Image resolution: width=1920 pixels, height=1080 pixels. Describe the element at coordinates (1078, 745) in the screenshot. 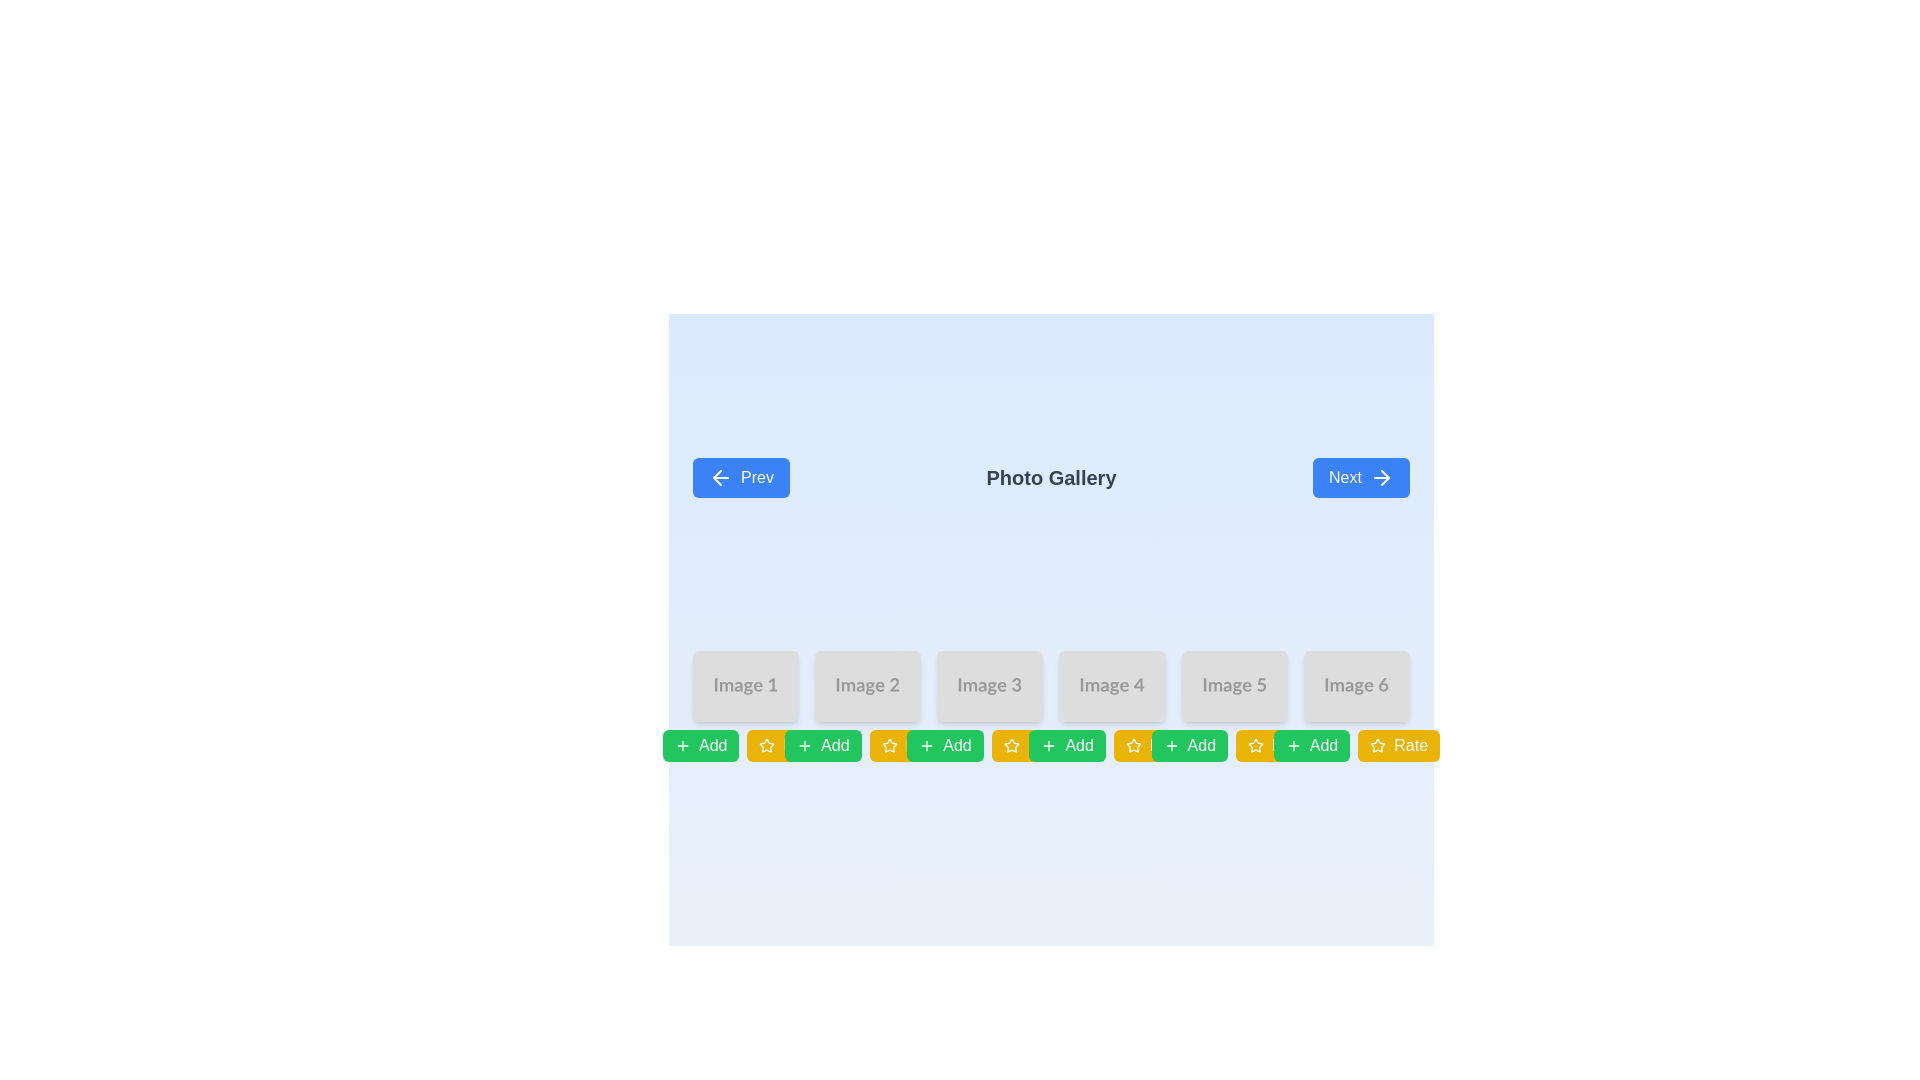

I see `the 'Add' button, which is a green rectangular button with rounded corners containing white text, located below the fourth image in a gallery of similar buttons` at that location.